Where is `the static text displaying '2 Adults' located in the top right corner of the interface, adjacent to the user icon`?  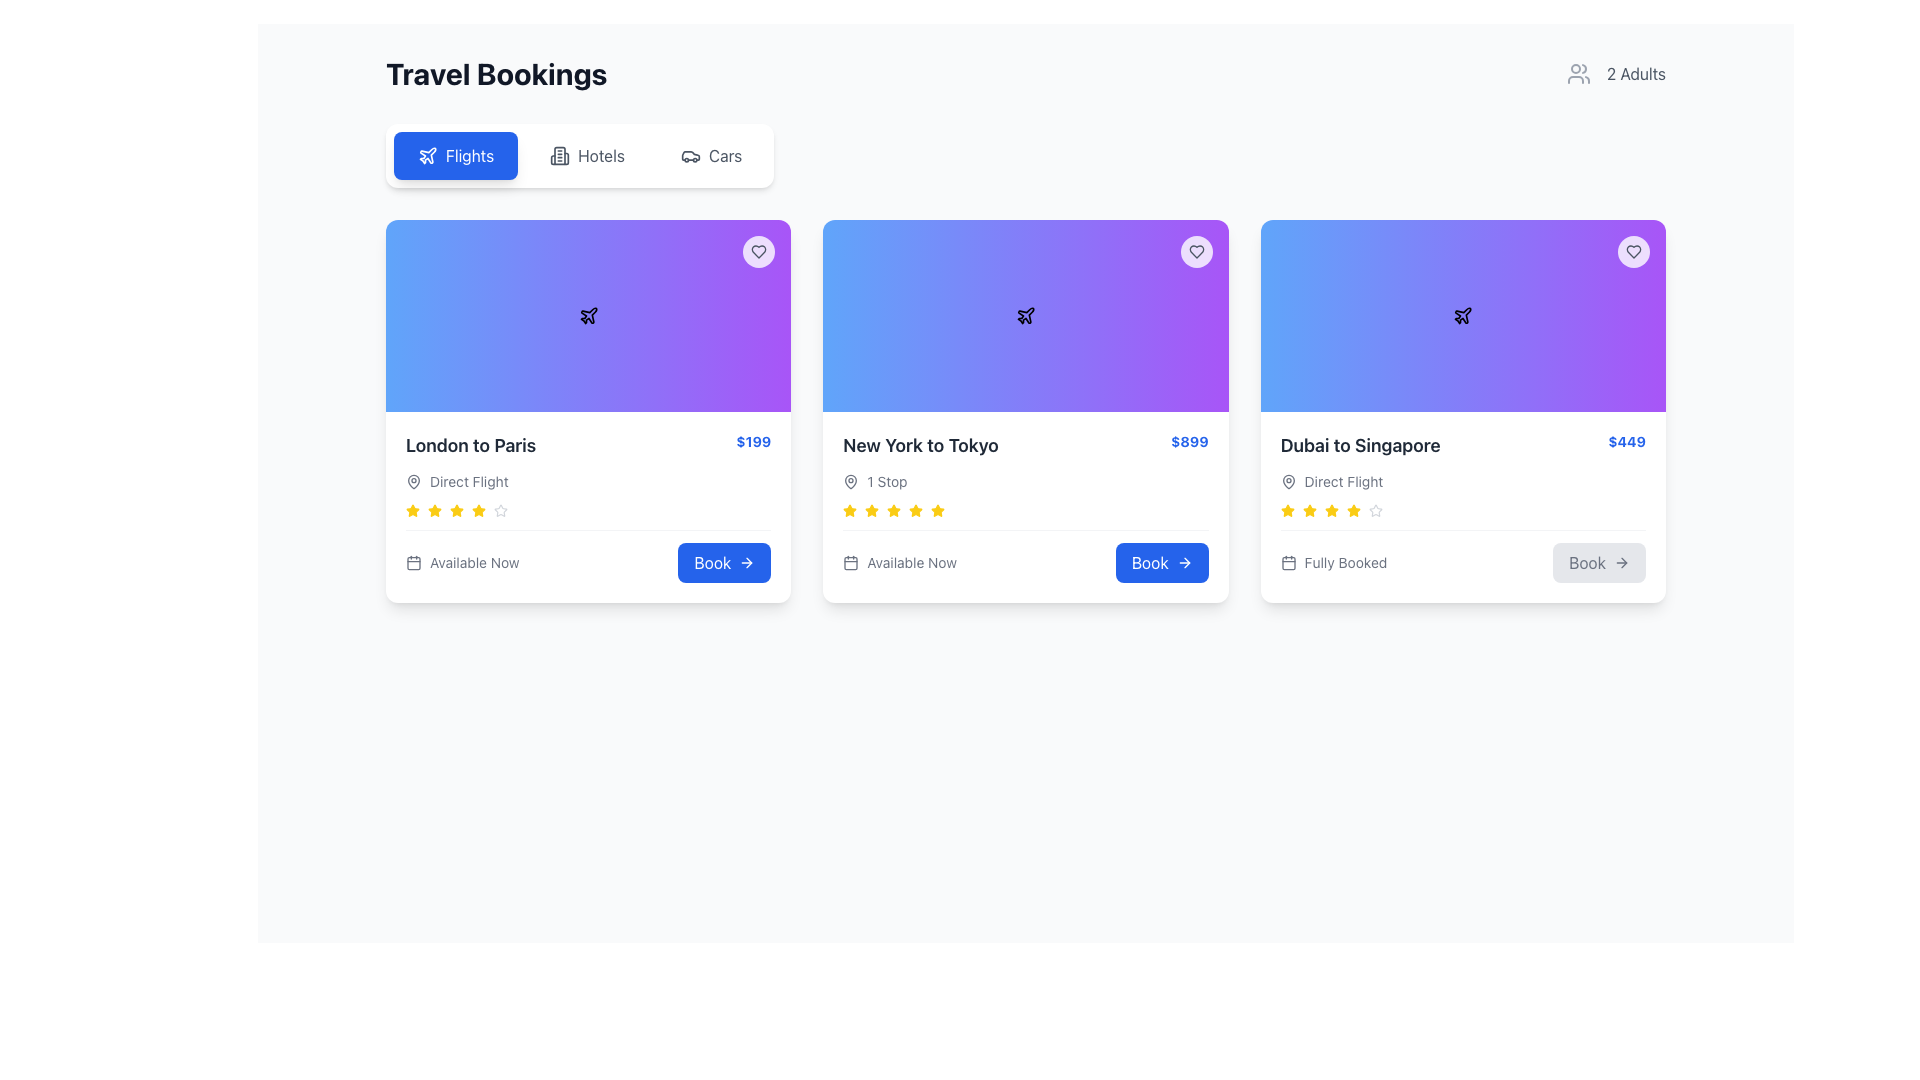 the static text displaying '2 Adults' located in the top right corner of the interface, adjacent to the user icon is located at coordinates (1636, 72).